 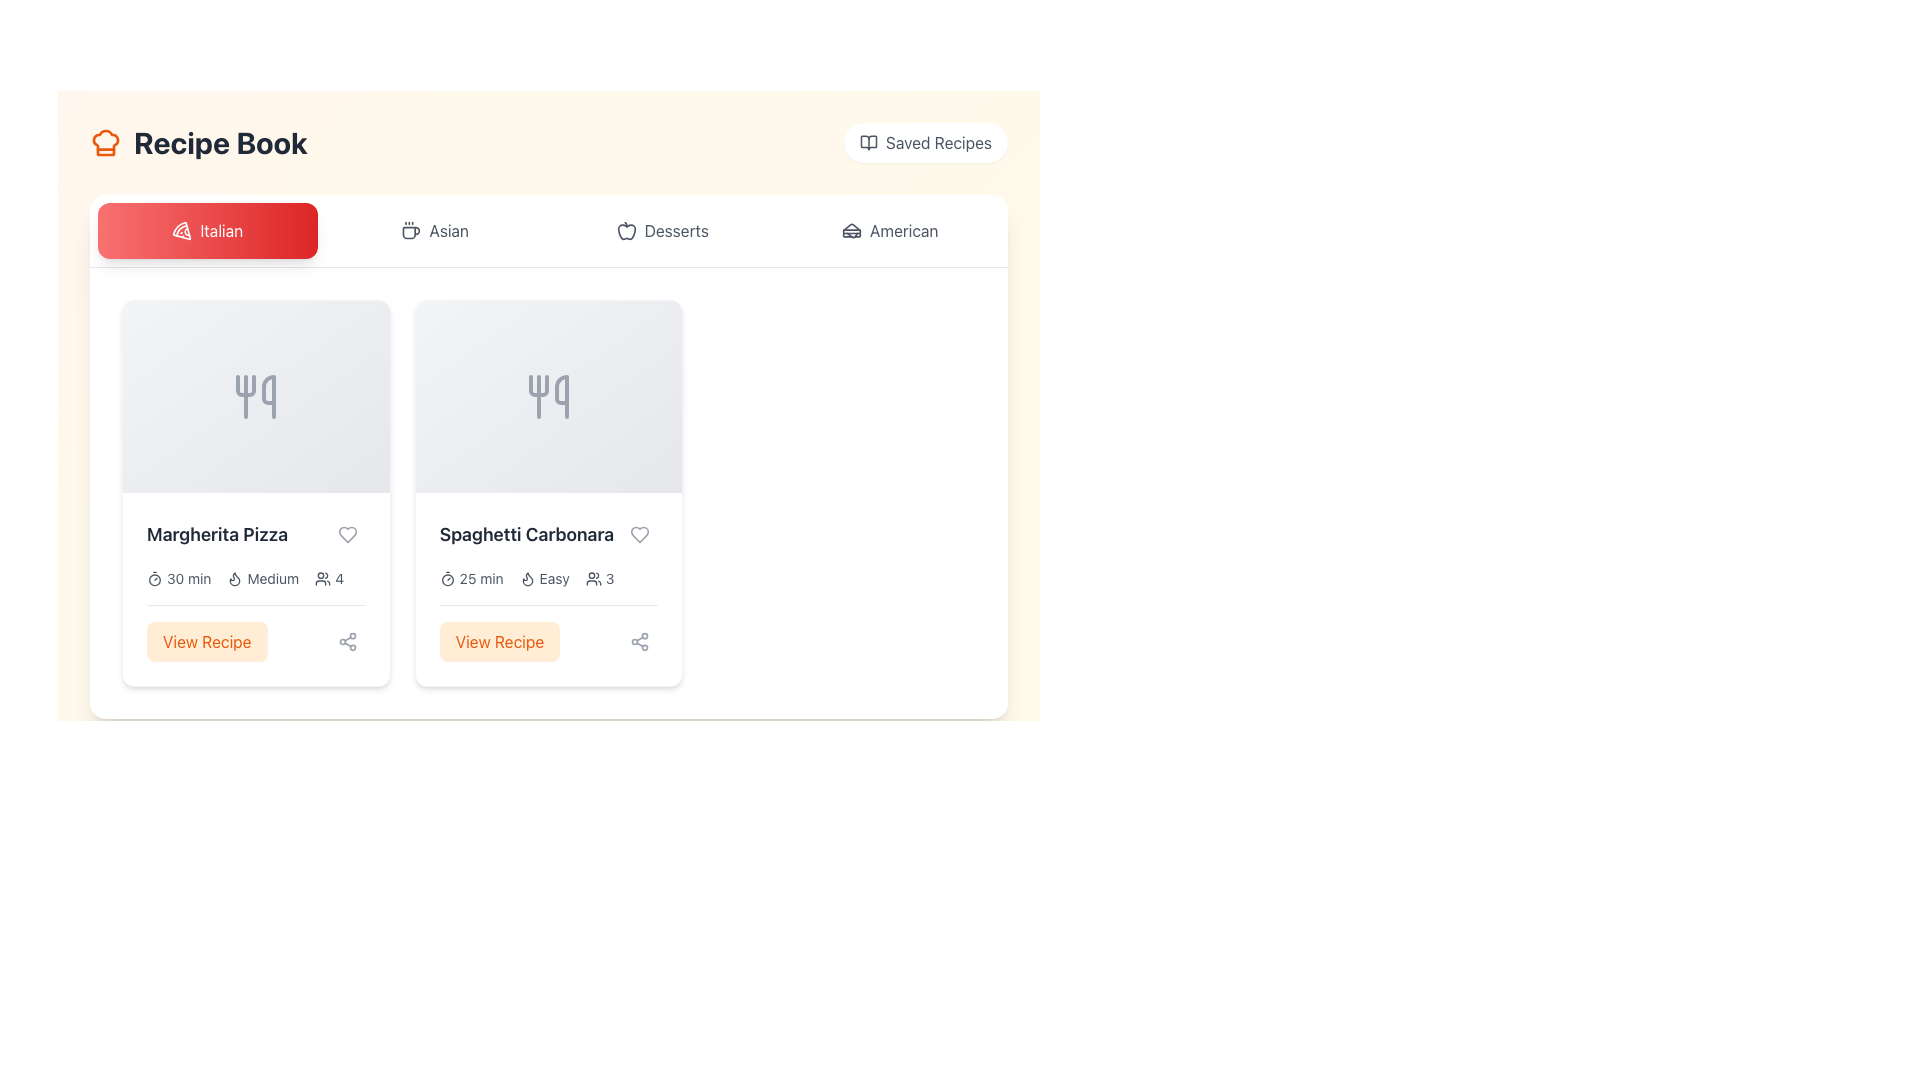 I want to click on the decorative food utensils icon located at the center near the upper portion of the 'Spaghetti Carbonara' recipe card, so click(x=548, y=397).